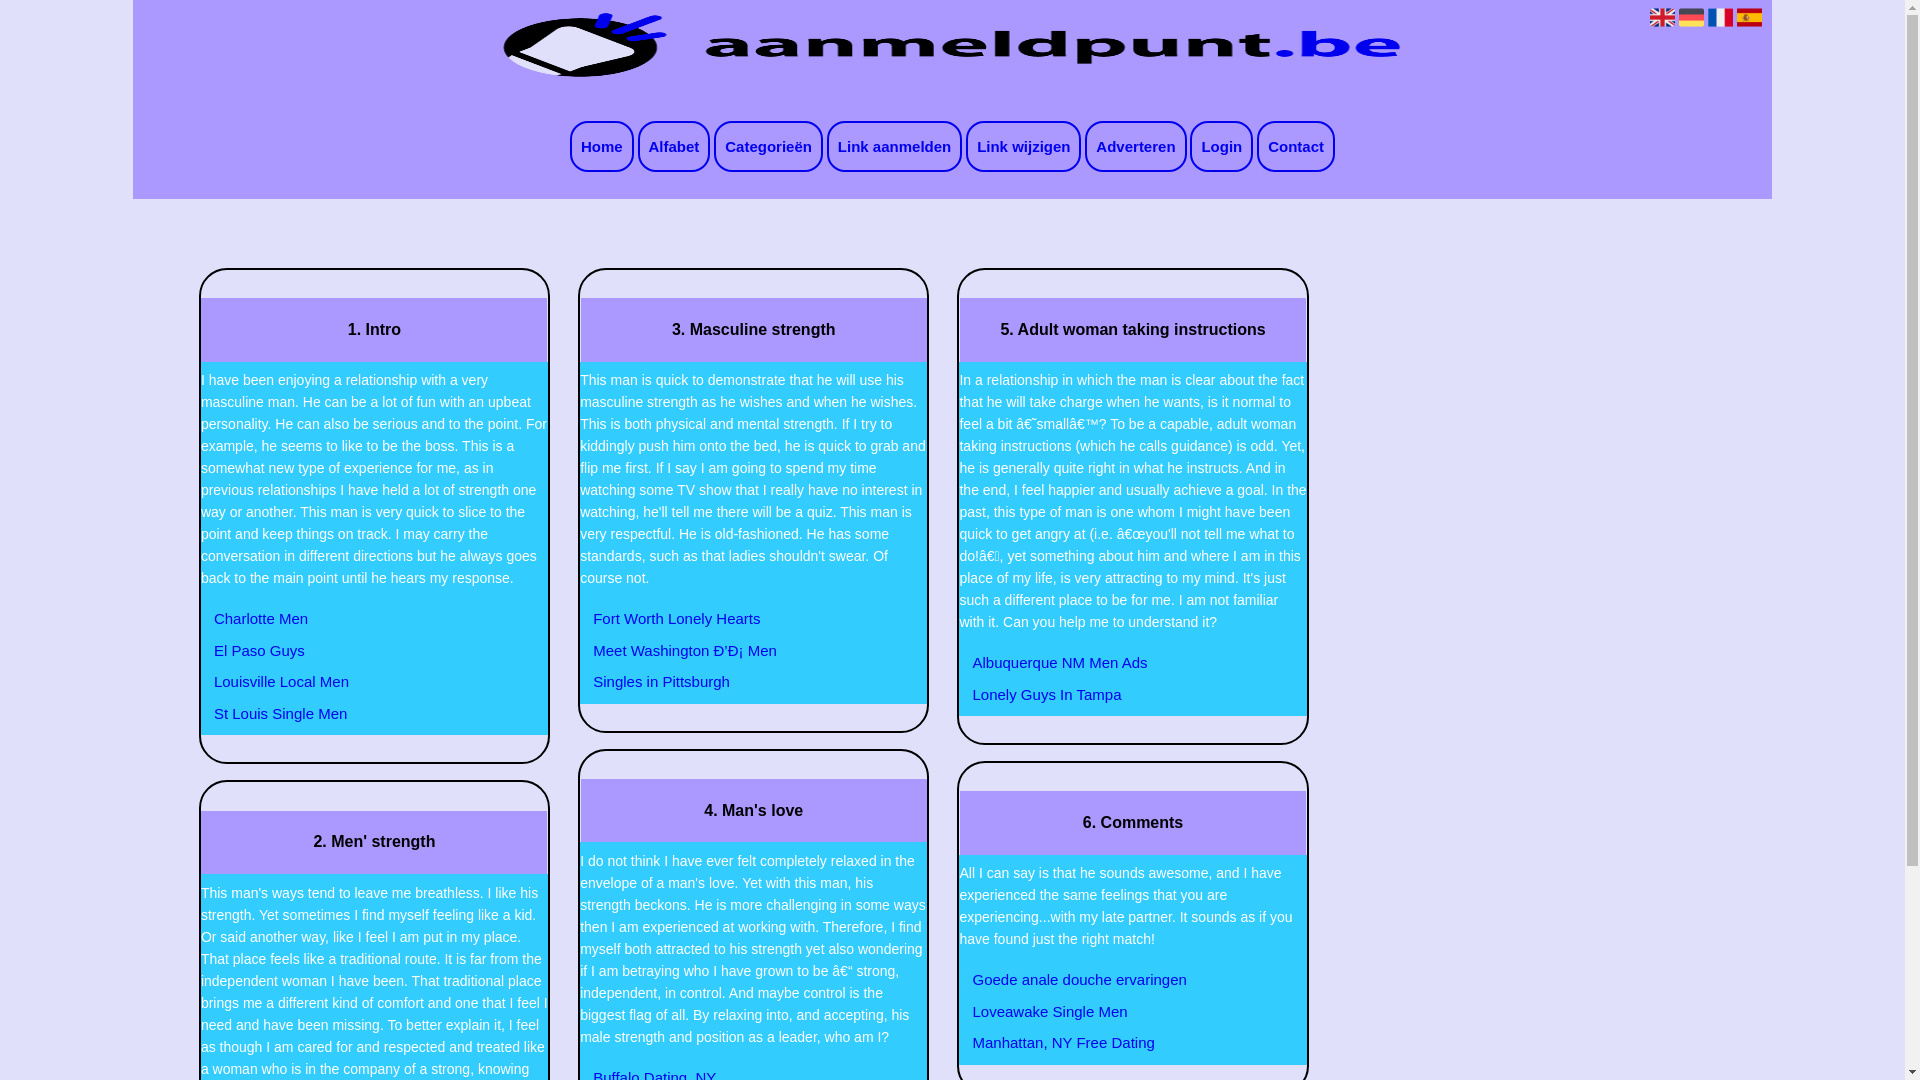 The width and height of the screenshot is (1920, 1080). I want to click on 'Contact', so click(1296, 145).